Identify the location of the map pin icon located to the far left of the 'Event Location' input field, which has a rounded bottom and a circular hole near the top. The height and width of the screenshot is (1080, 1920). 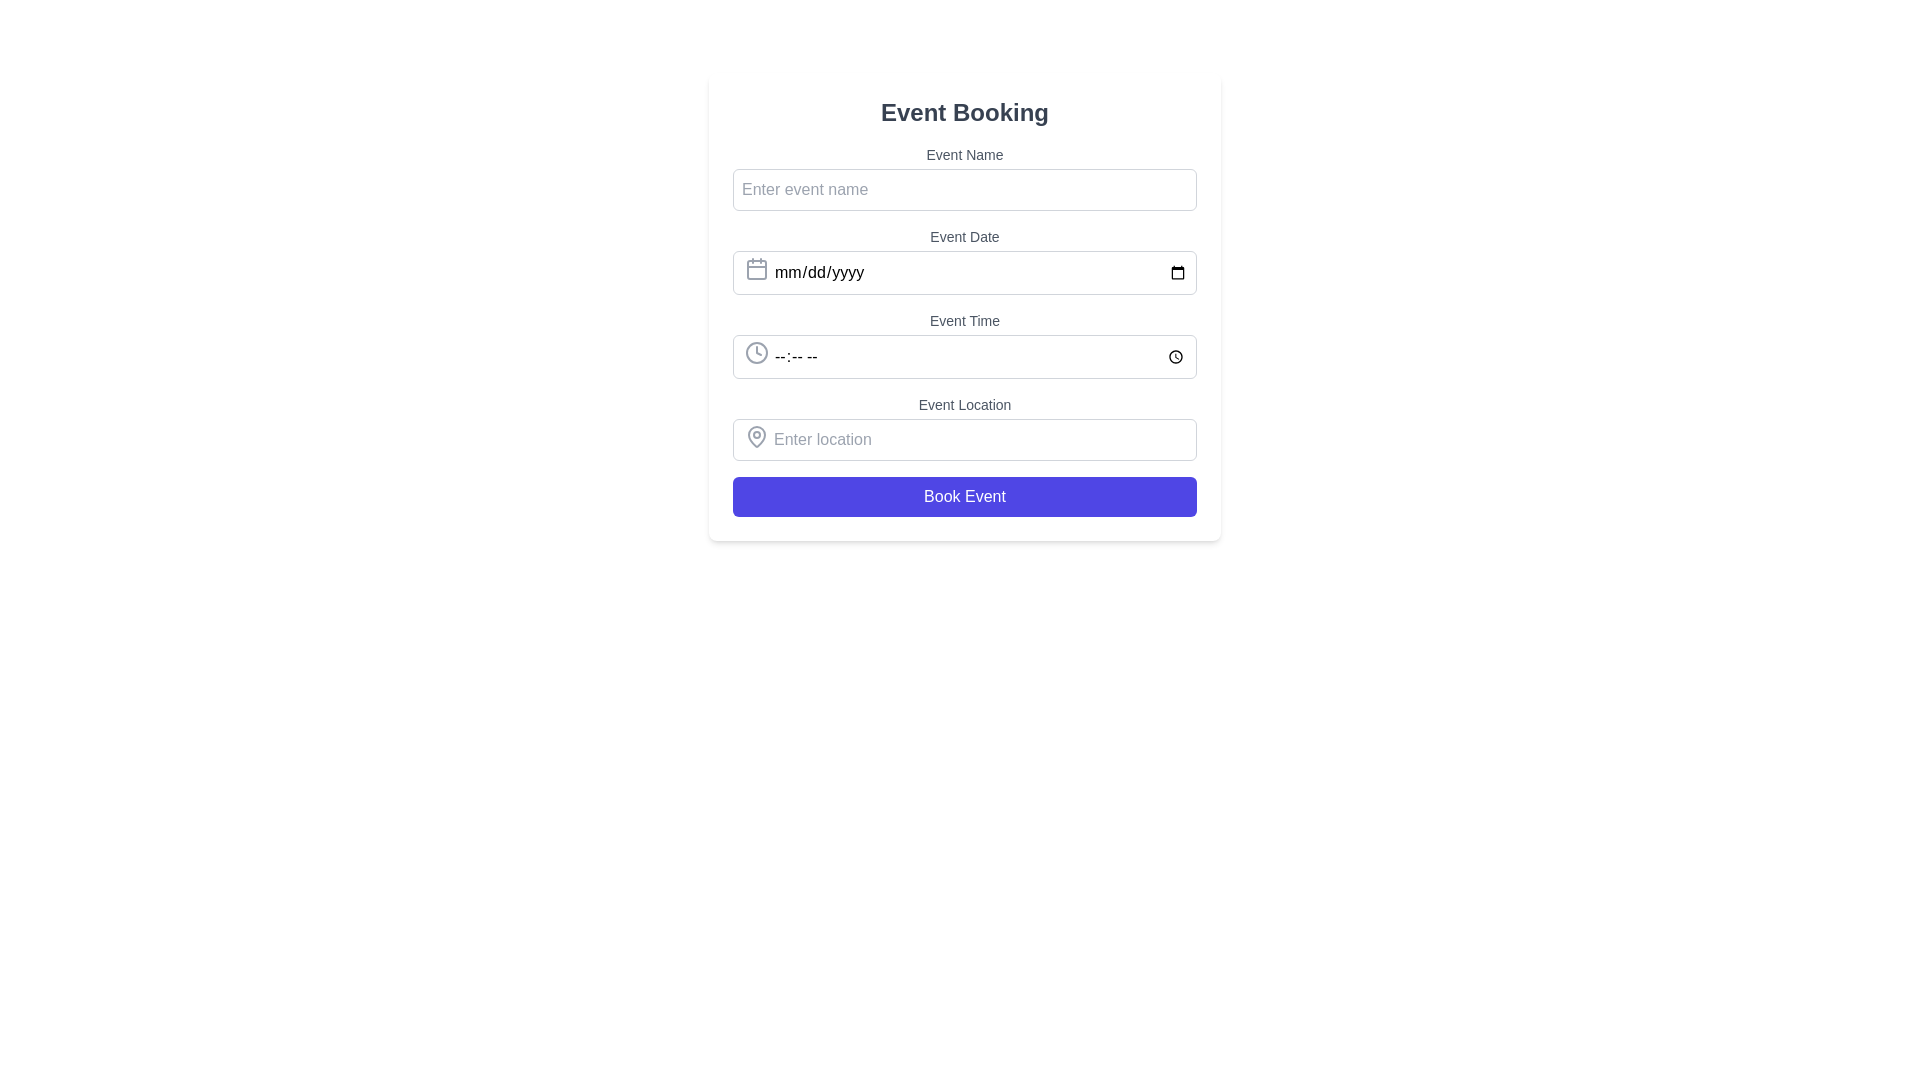
(756, 435).